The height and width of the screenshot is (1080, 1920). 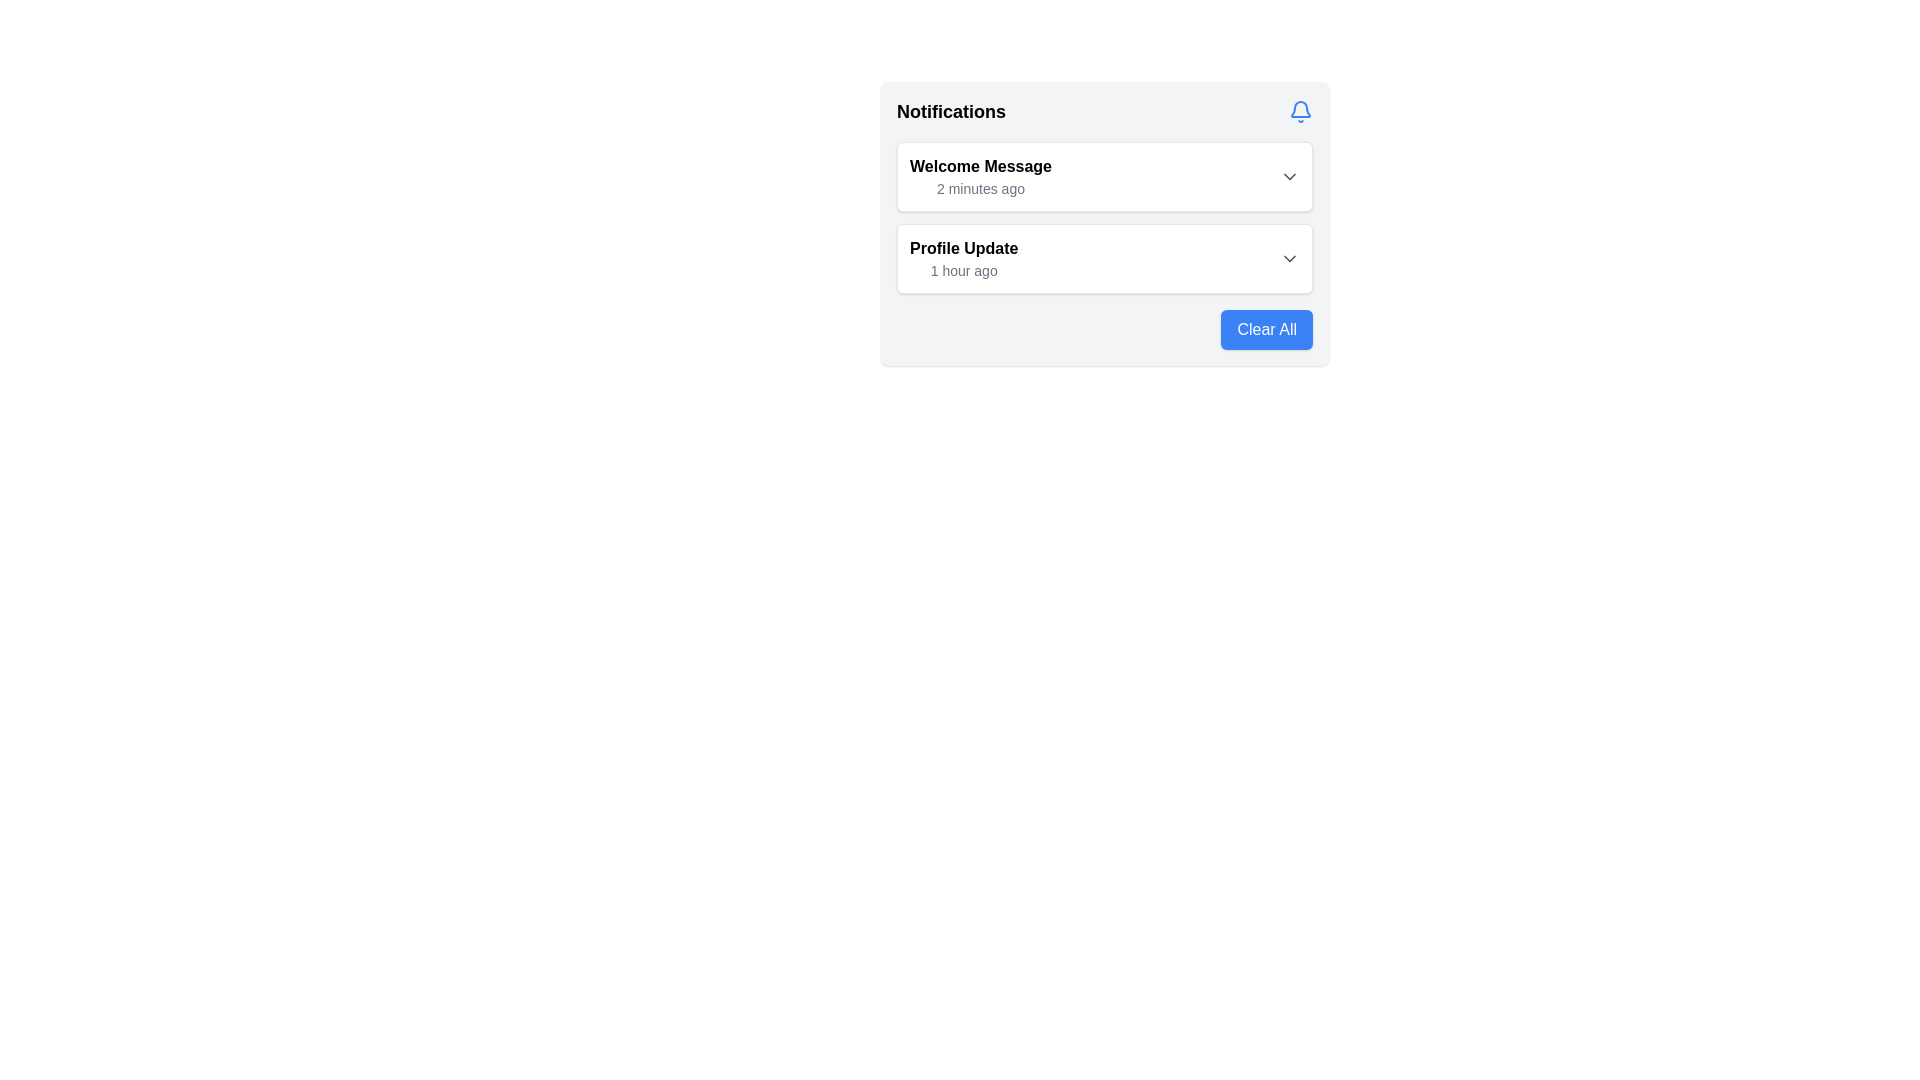 What do you see at coordinates (1103, 176) in the screenshot?
I see `the Notification item displaying 'Welcome Message' with a dropdown arrow` at bounding box center [1103, 176].